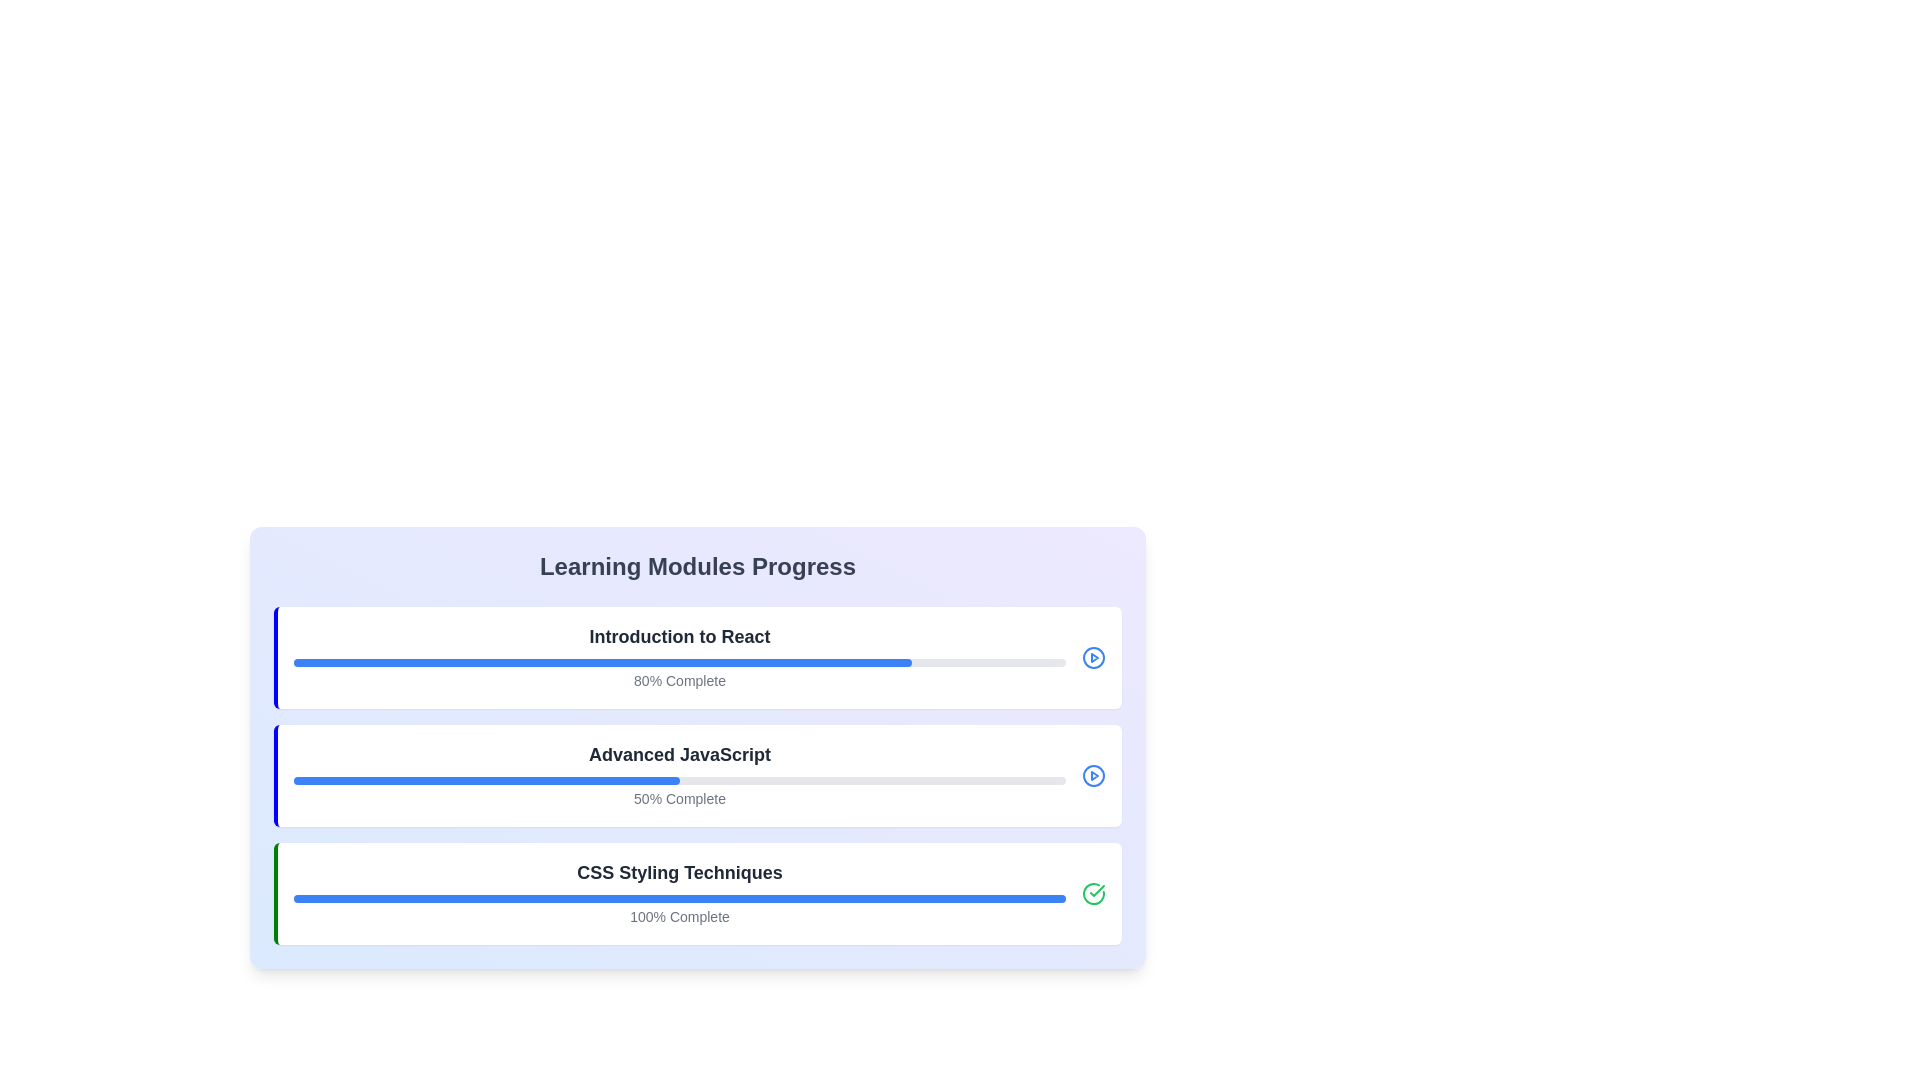 The height and width of the screenshot is (1080, 1920). What do you see at coordinates (1093, 658) in the screenshot?
I see `the icon button located at the top-right corner of the 'Introduction to React' module card` at bounding box center [1093, 658].